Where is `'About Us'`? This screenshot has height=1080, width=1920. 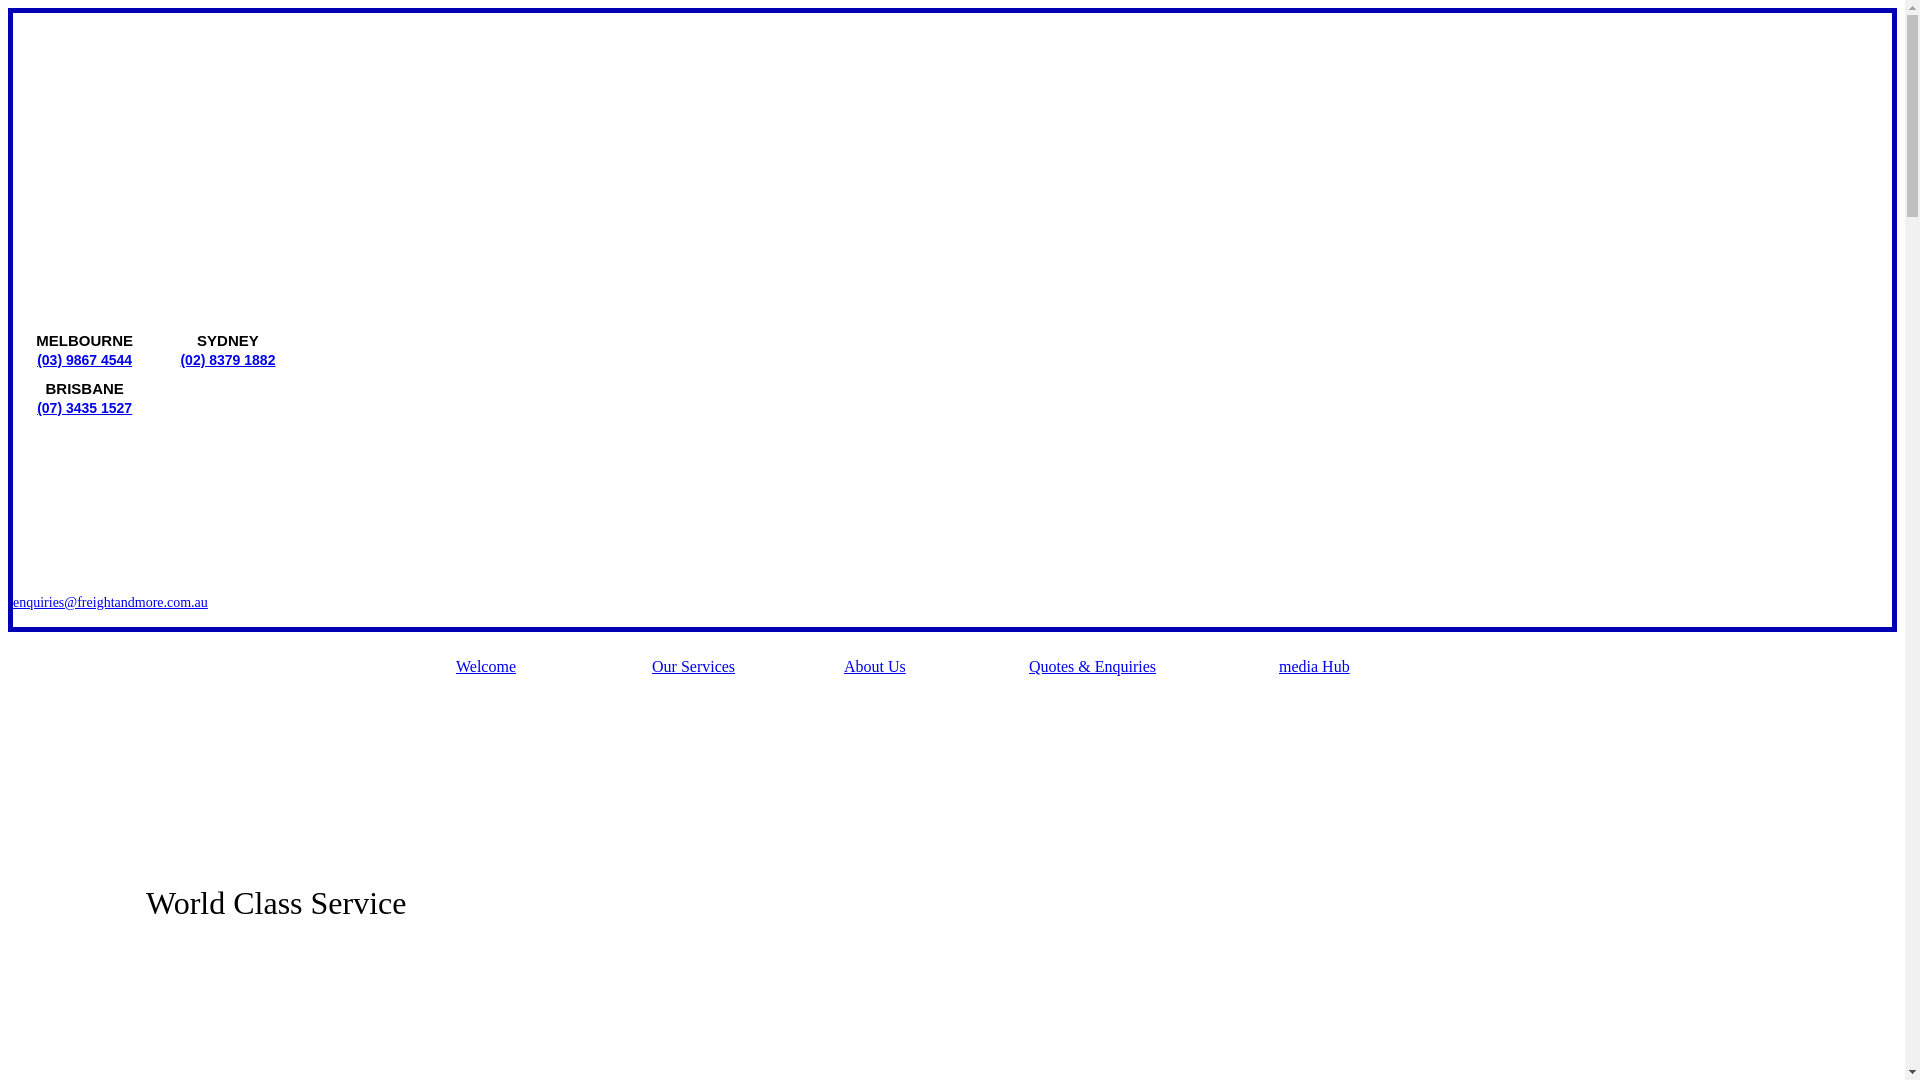
'About Us' is located at coordinates (844, 672).